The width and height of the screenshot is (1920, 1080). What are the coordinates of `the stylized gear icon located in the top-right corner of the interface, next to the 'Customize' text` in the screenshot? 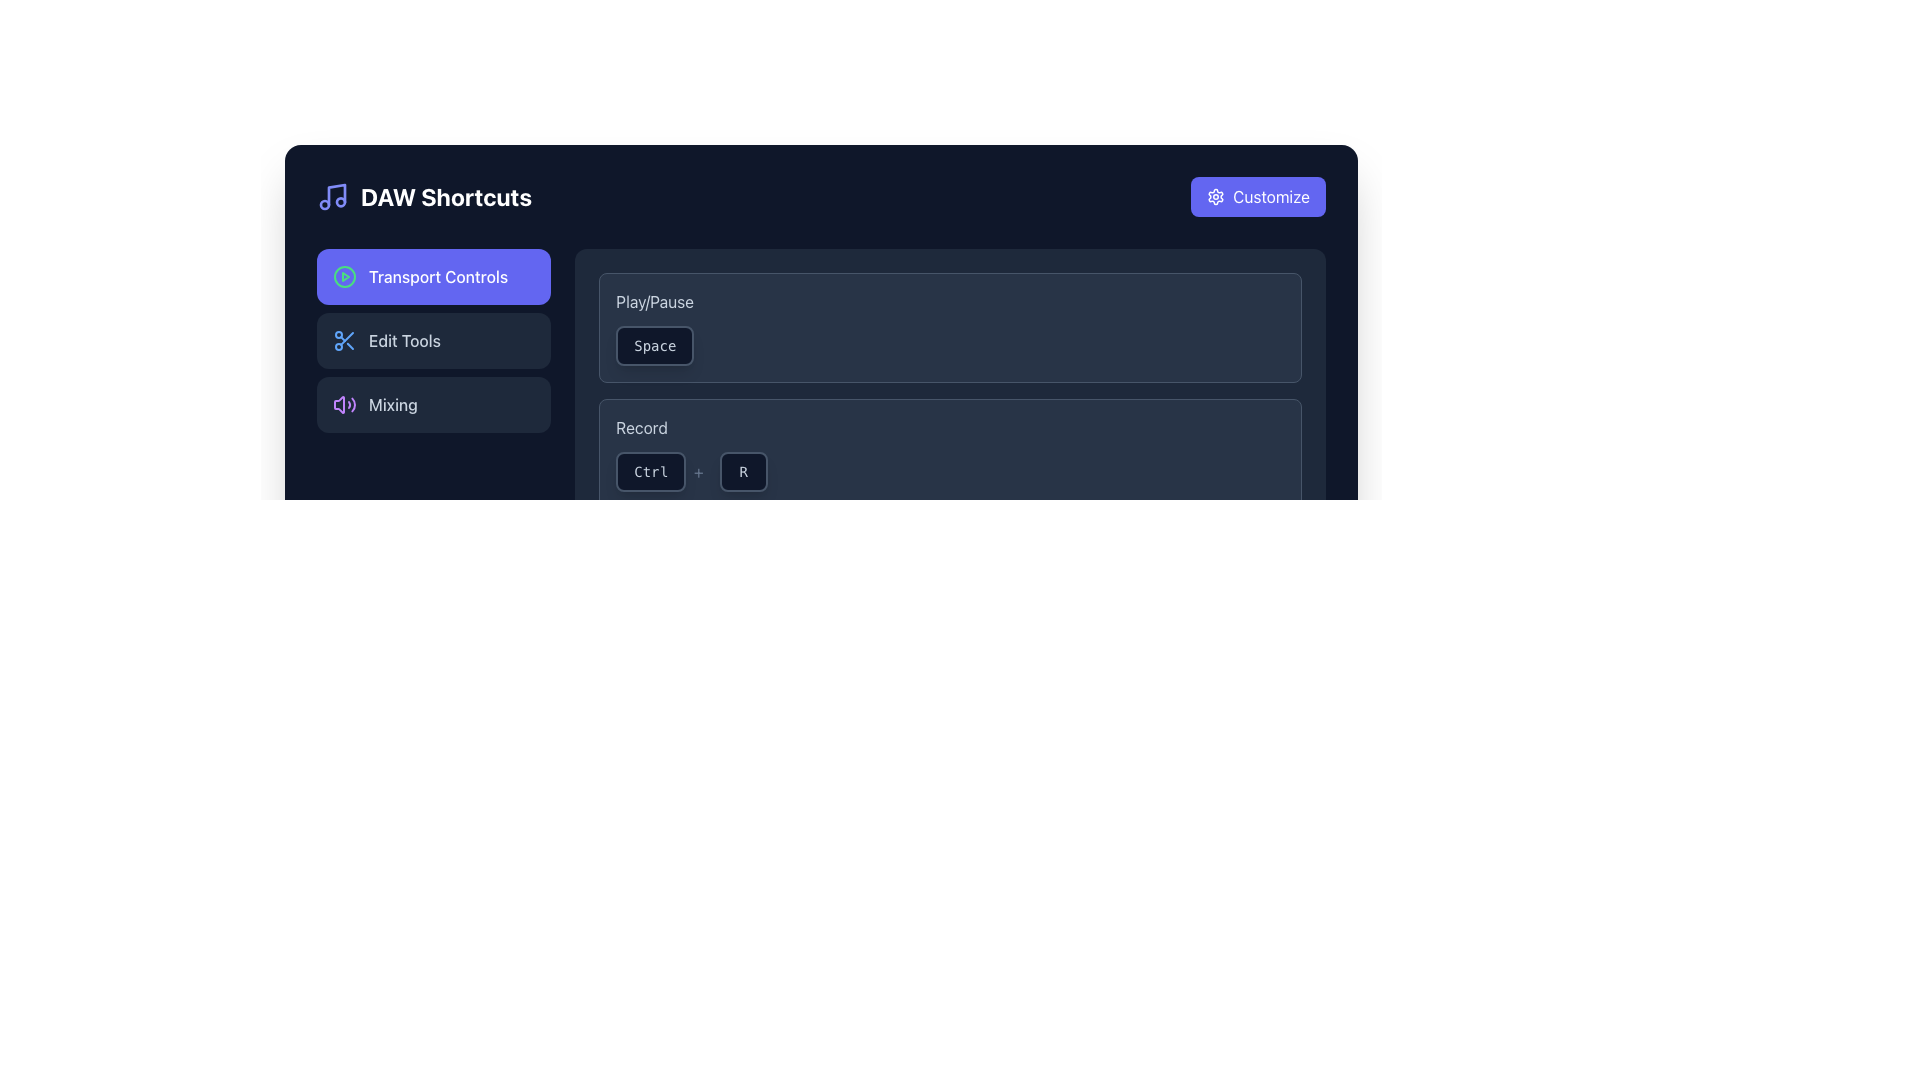 It's located at (1215, 196).